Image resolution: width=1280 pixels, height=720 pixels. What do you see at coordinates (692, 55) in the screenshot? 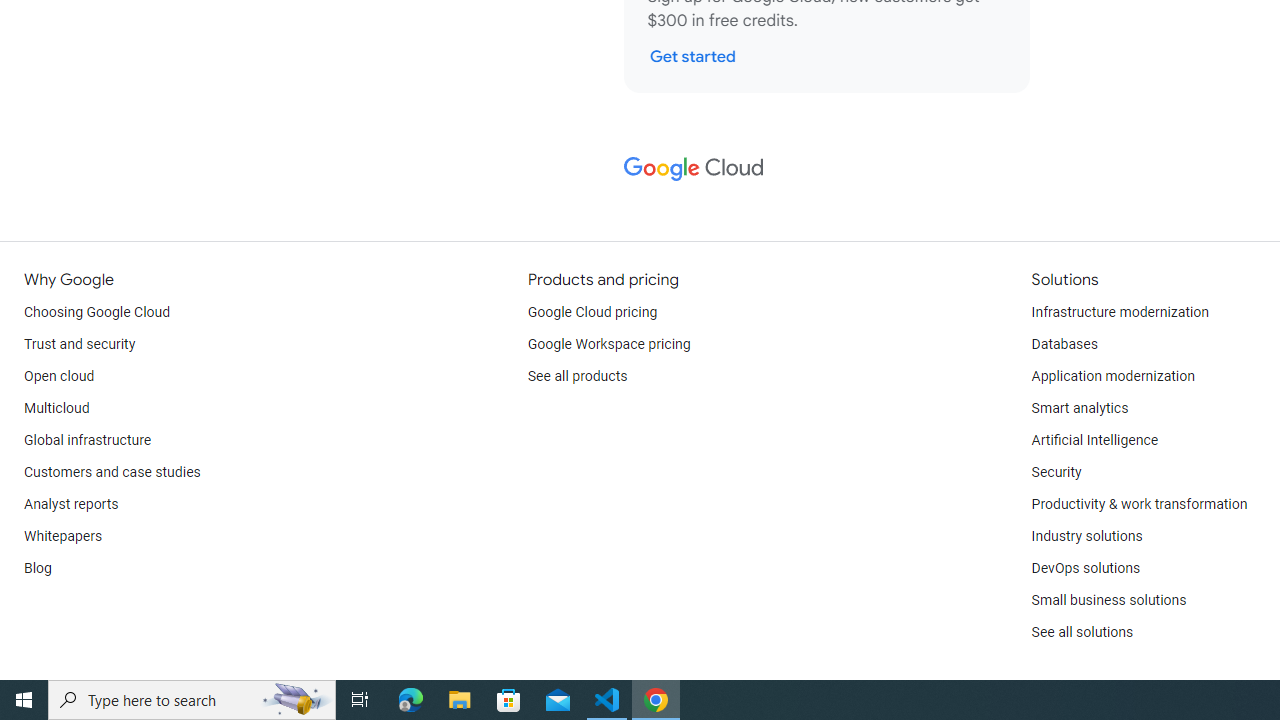
I see `'Get started'` at bounding box center [692, 55].